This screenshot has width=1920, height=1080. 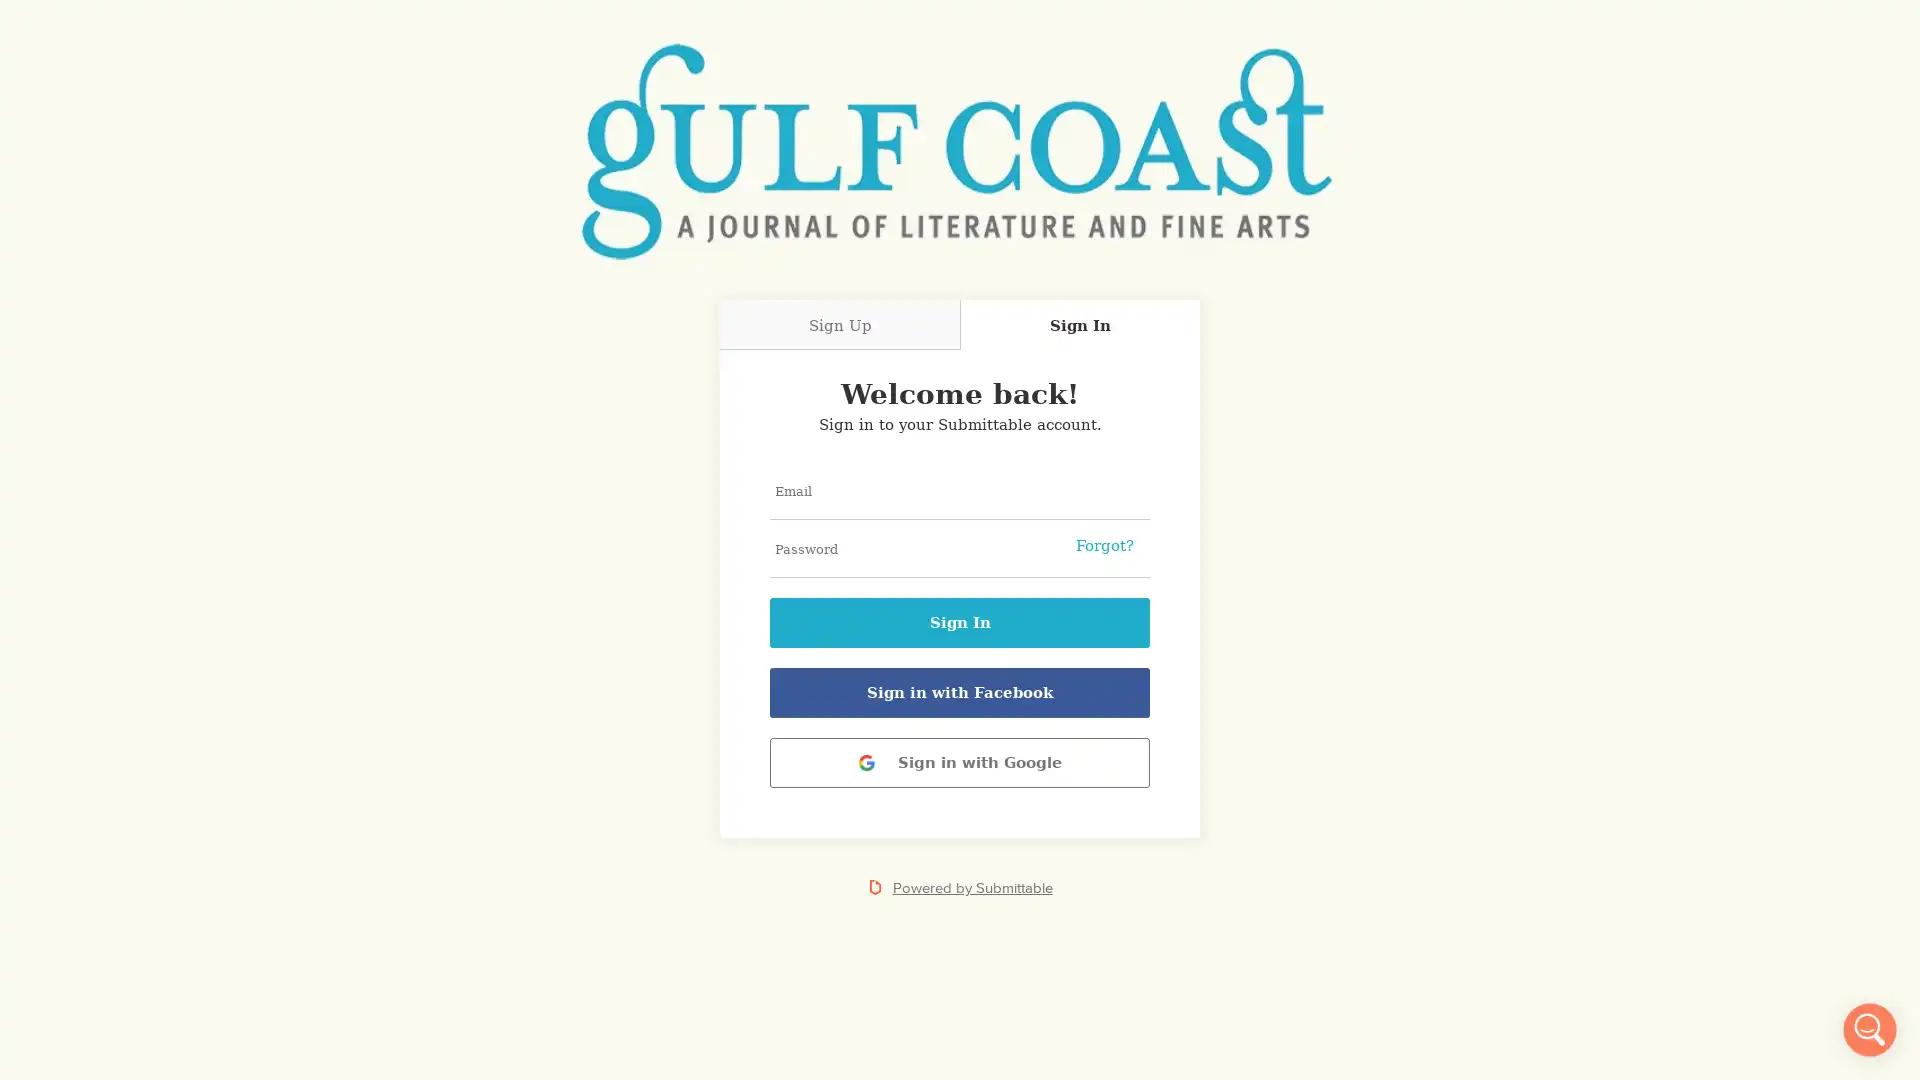 What do you see at coordinates (1869, 1029) in the screenshot?
I see `Open Intercom Messenger` at bounding box center [1869, 1029].